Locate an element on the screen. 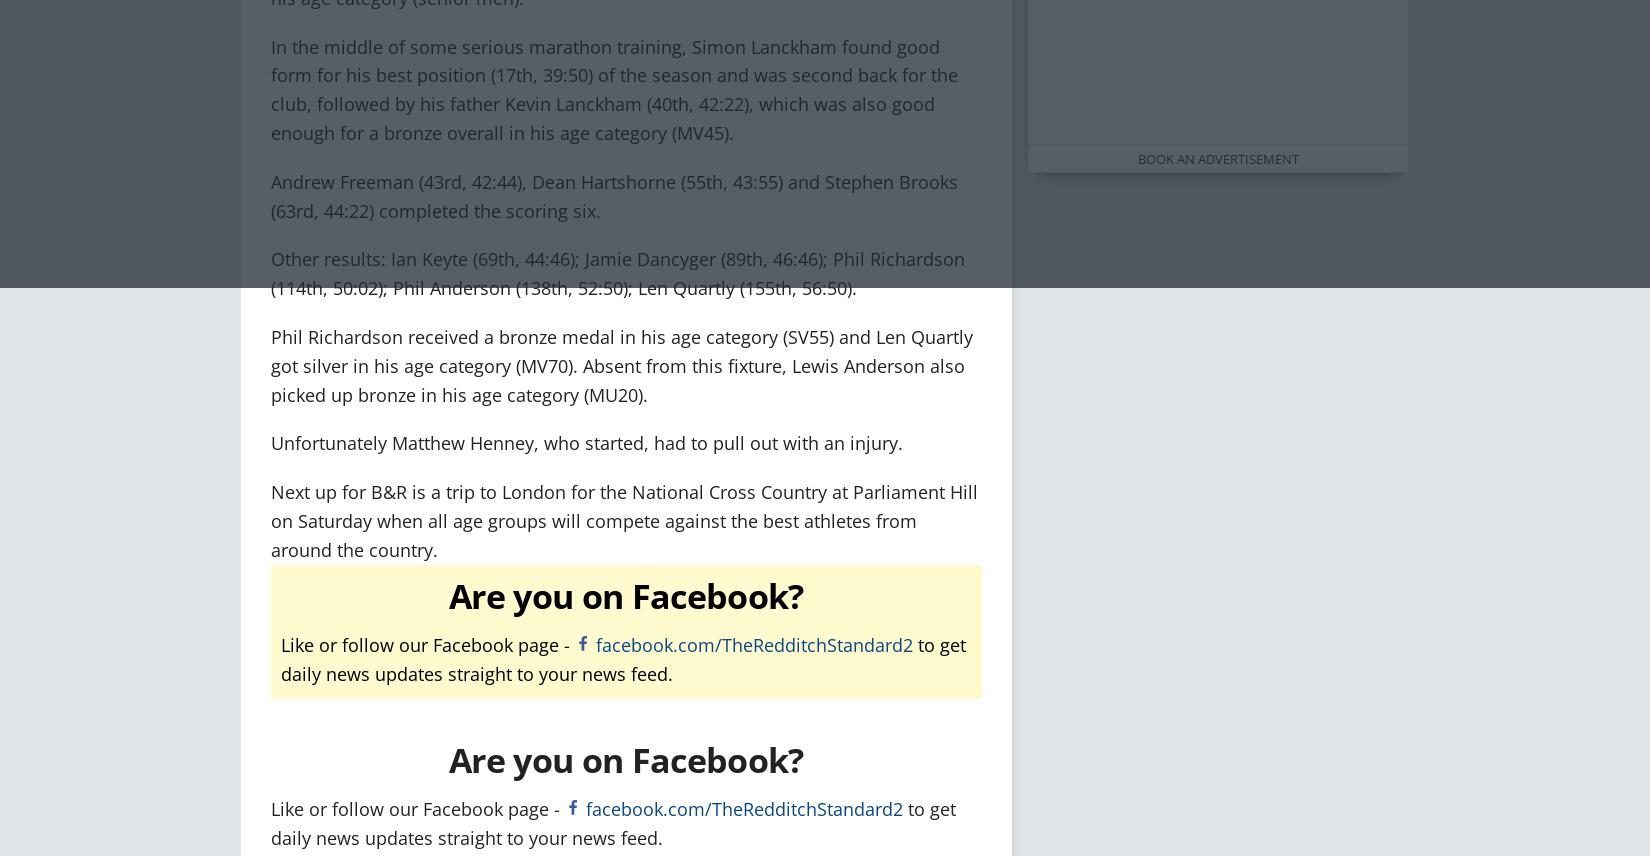  'Book an advertisement' is located at coordinates (1217, 158).